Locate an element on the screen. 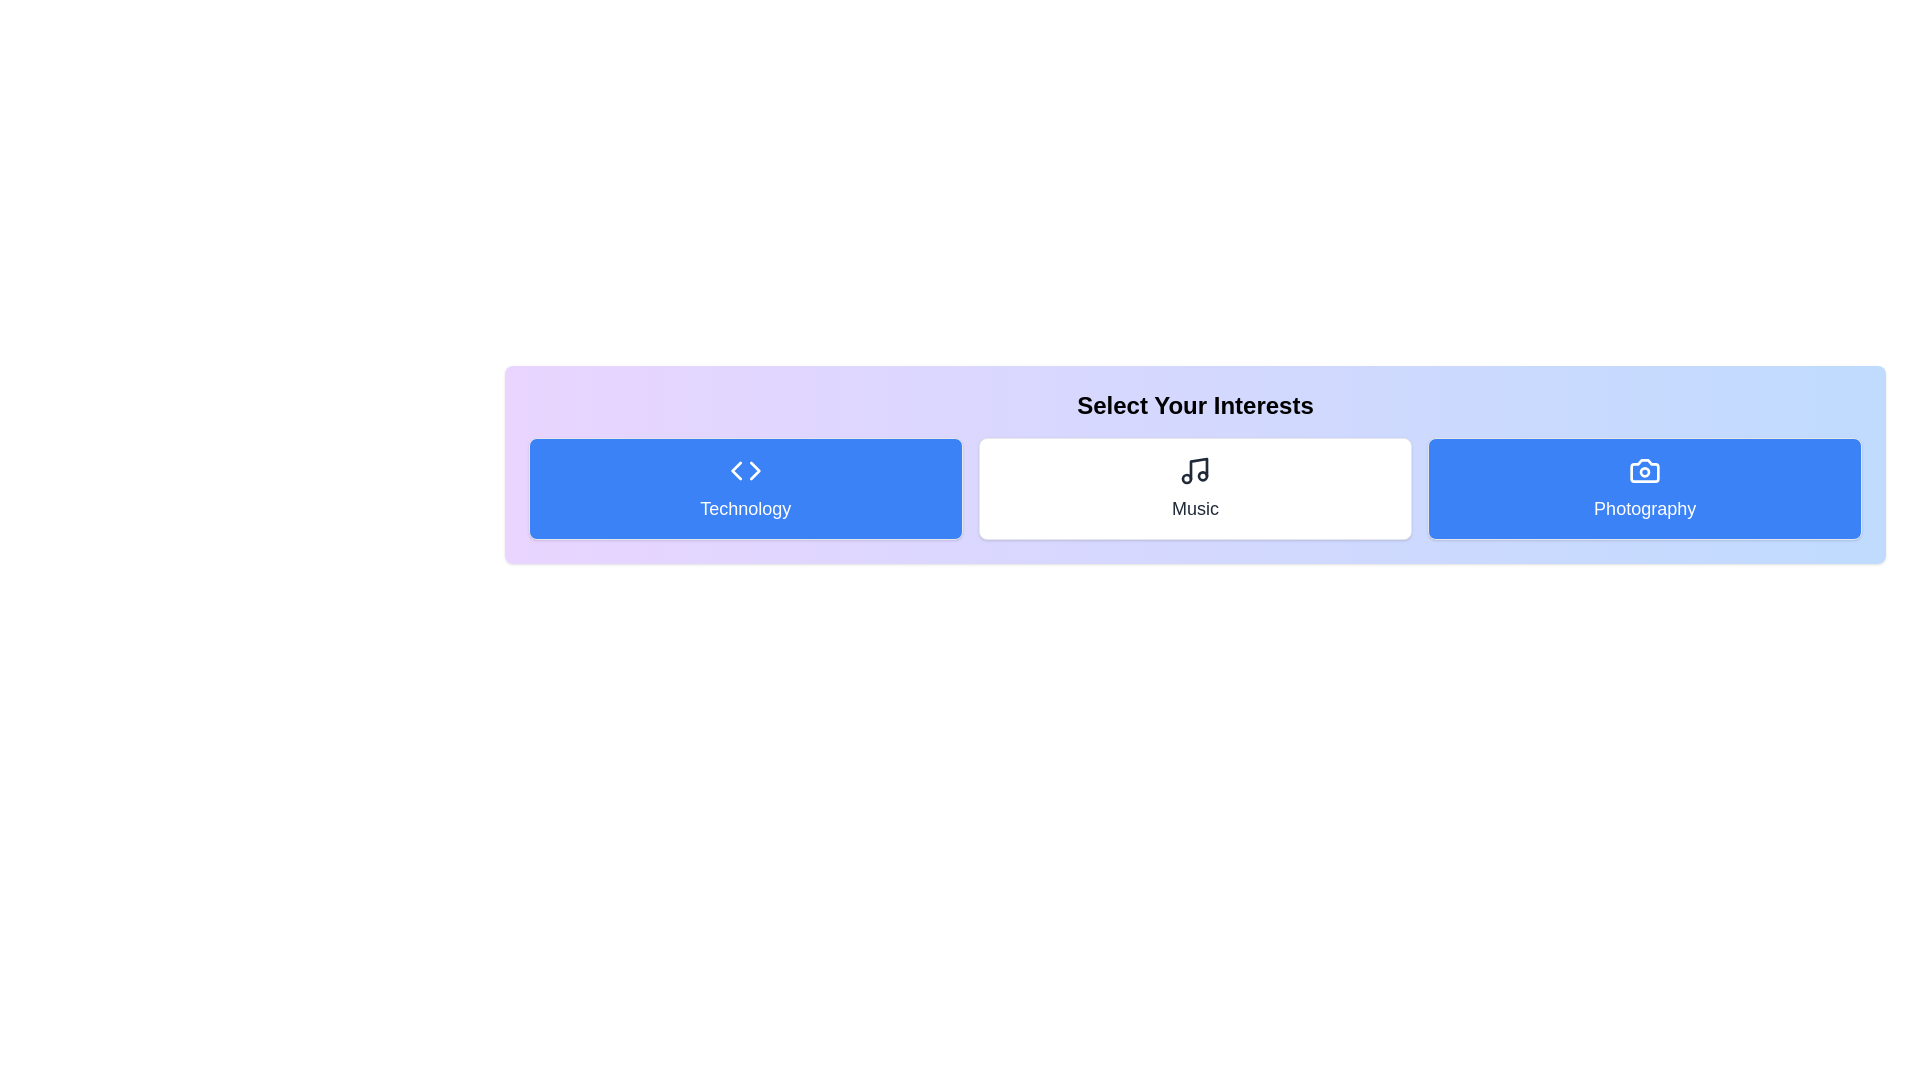 This screenshot has height=1080, width=1920. the 'Music' category to toggle its activation state is located at coordinates (1195, 489).